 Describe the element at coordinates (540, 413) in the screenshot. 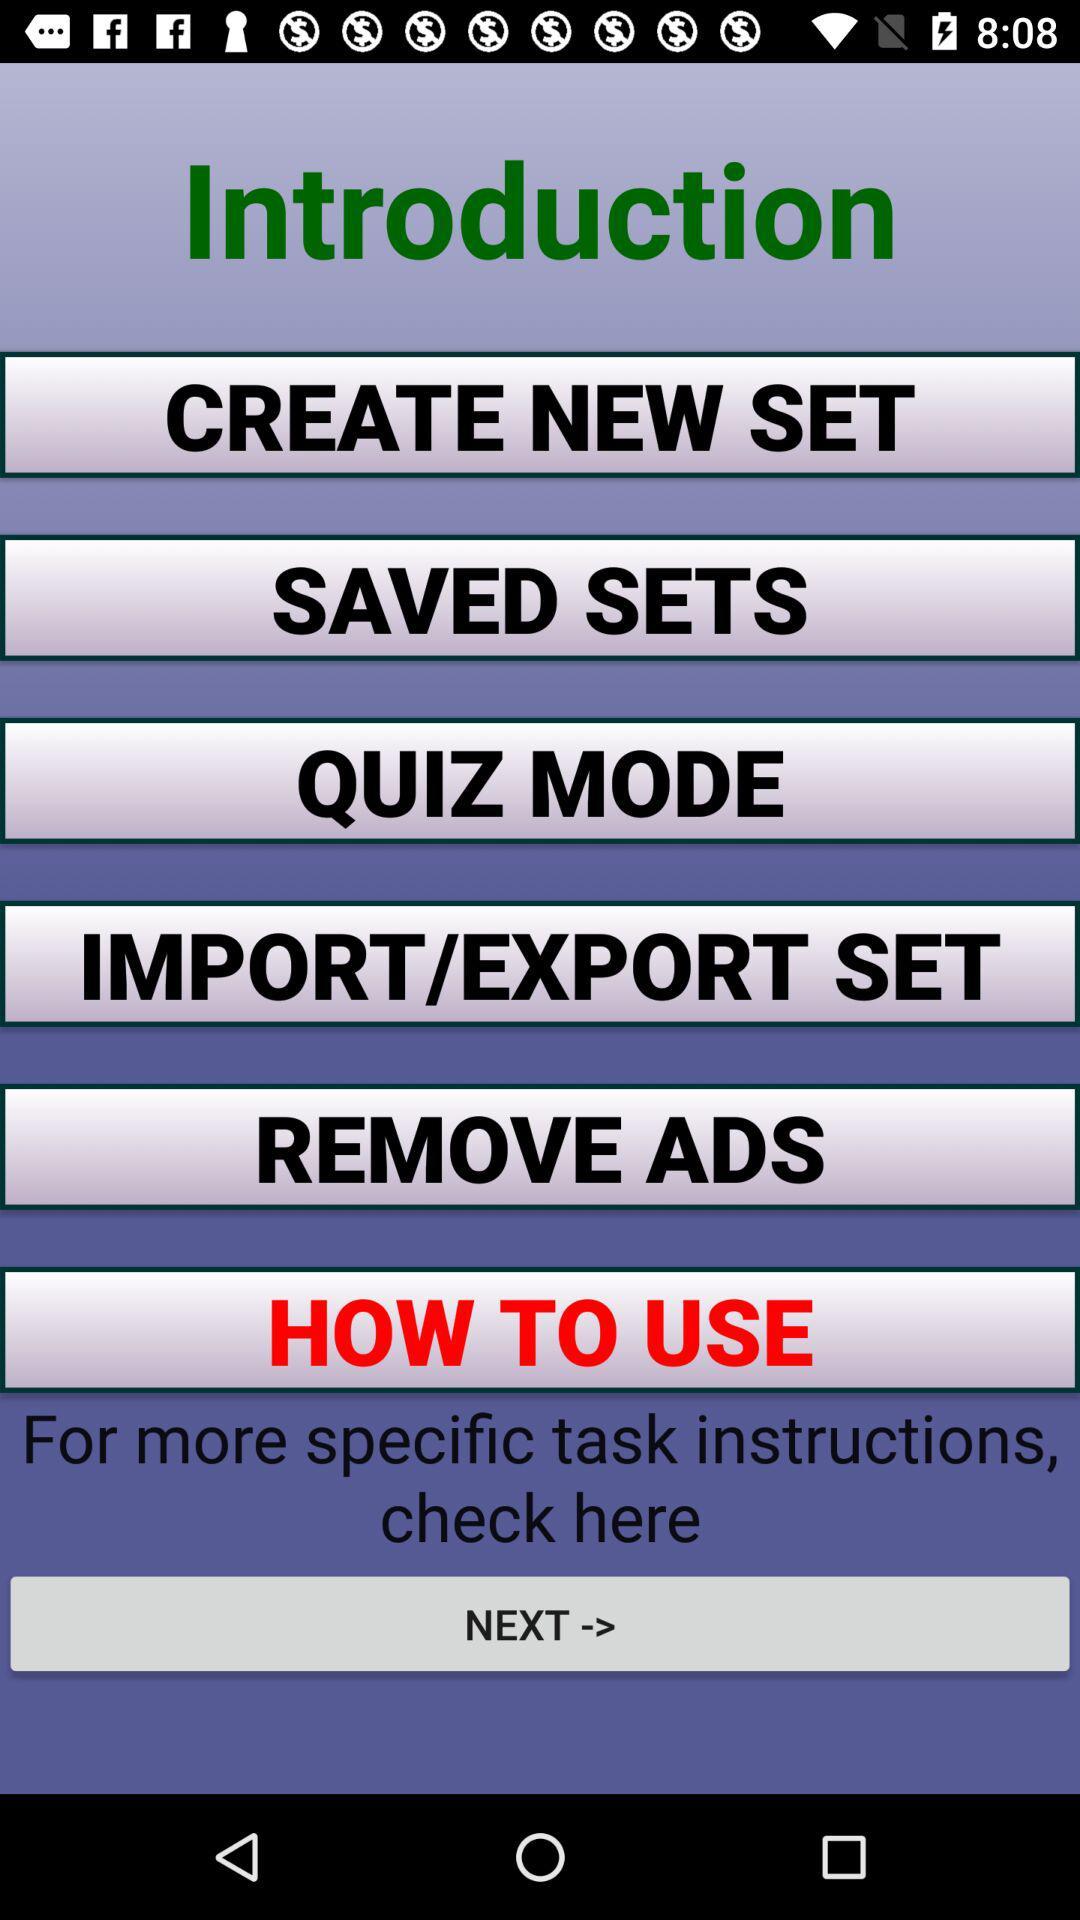

I see `app below the introduction` at that location.